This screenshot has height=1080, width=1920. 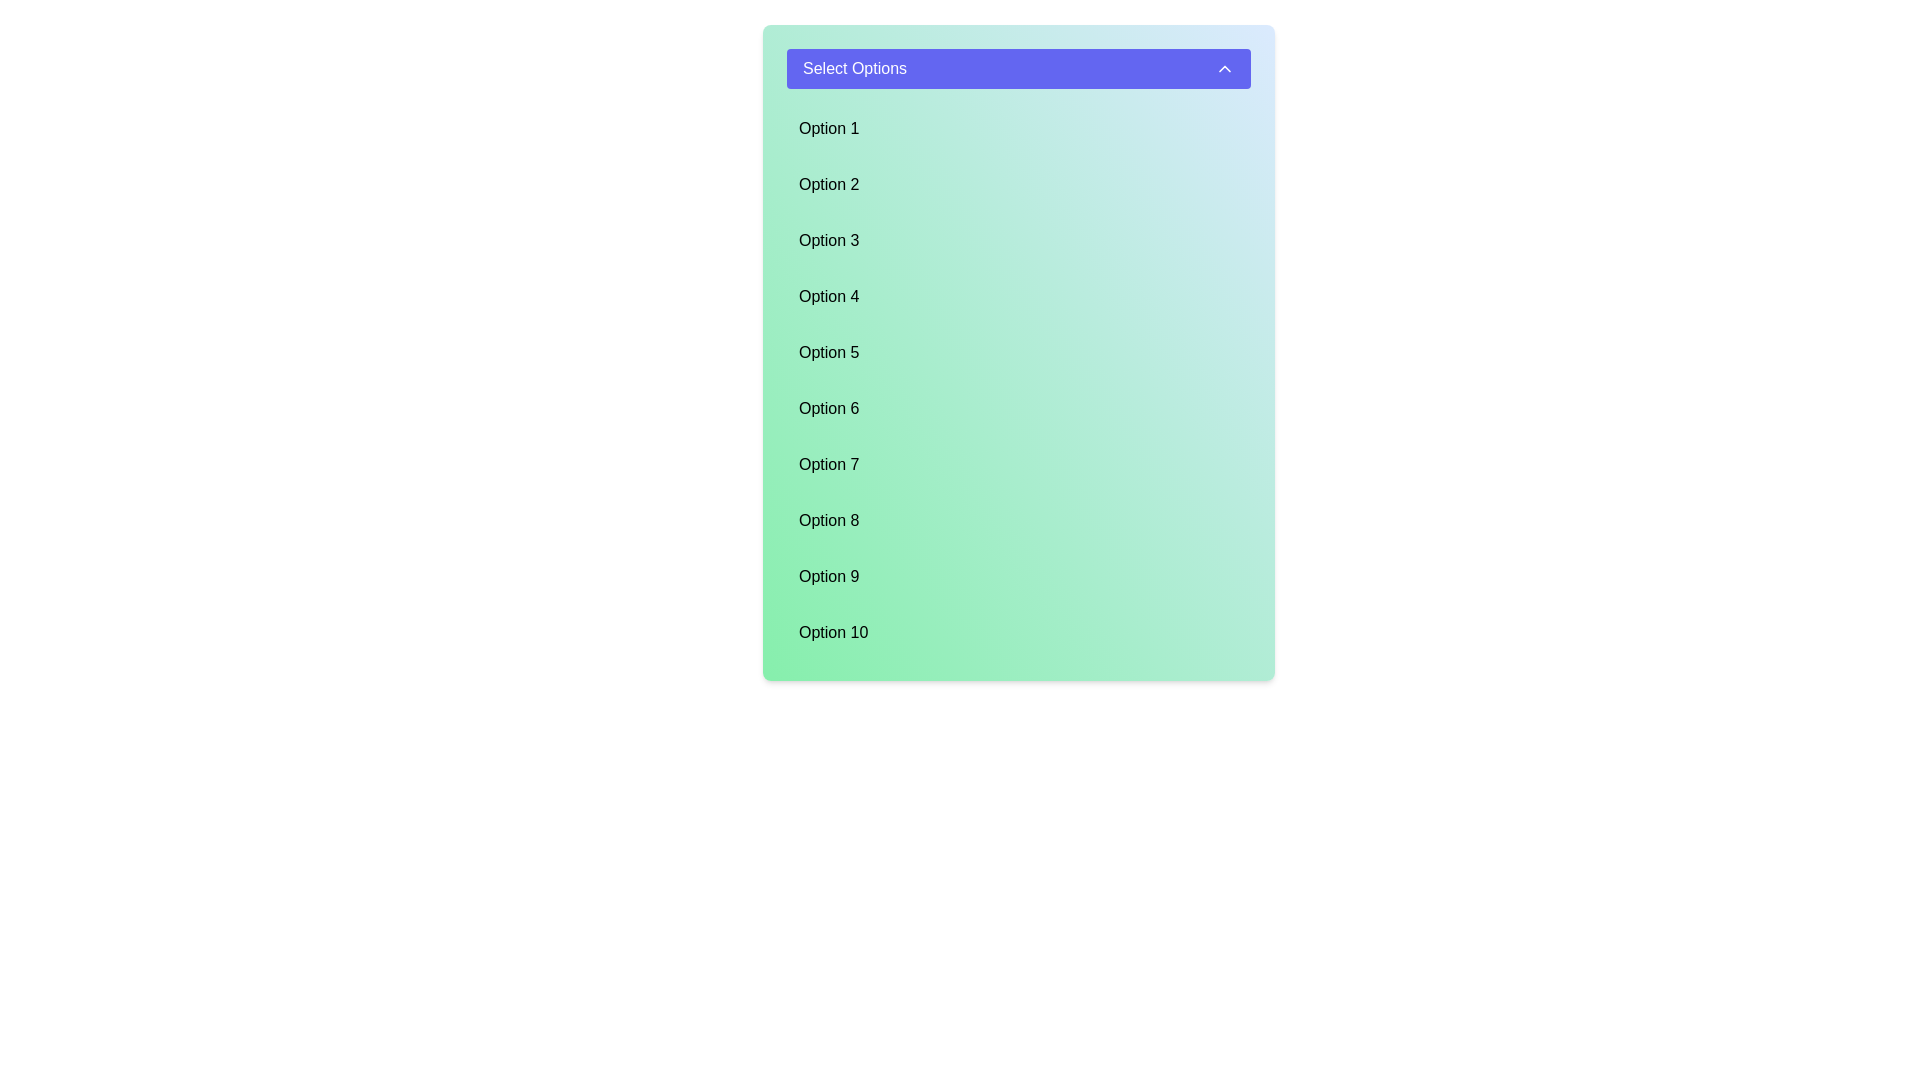 I want to click on the selectable list item labeled 'Option 4' with a light blue background, so click(x=1018, y=297).